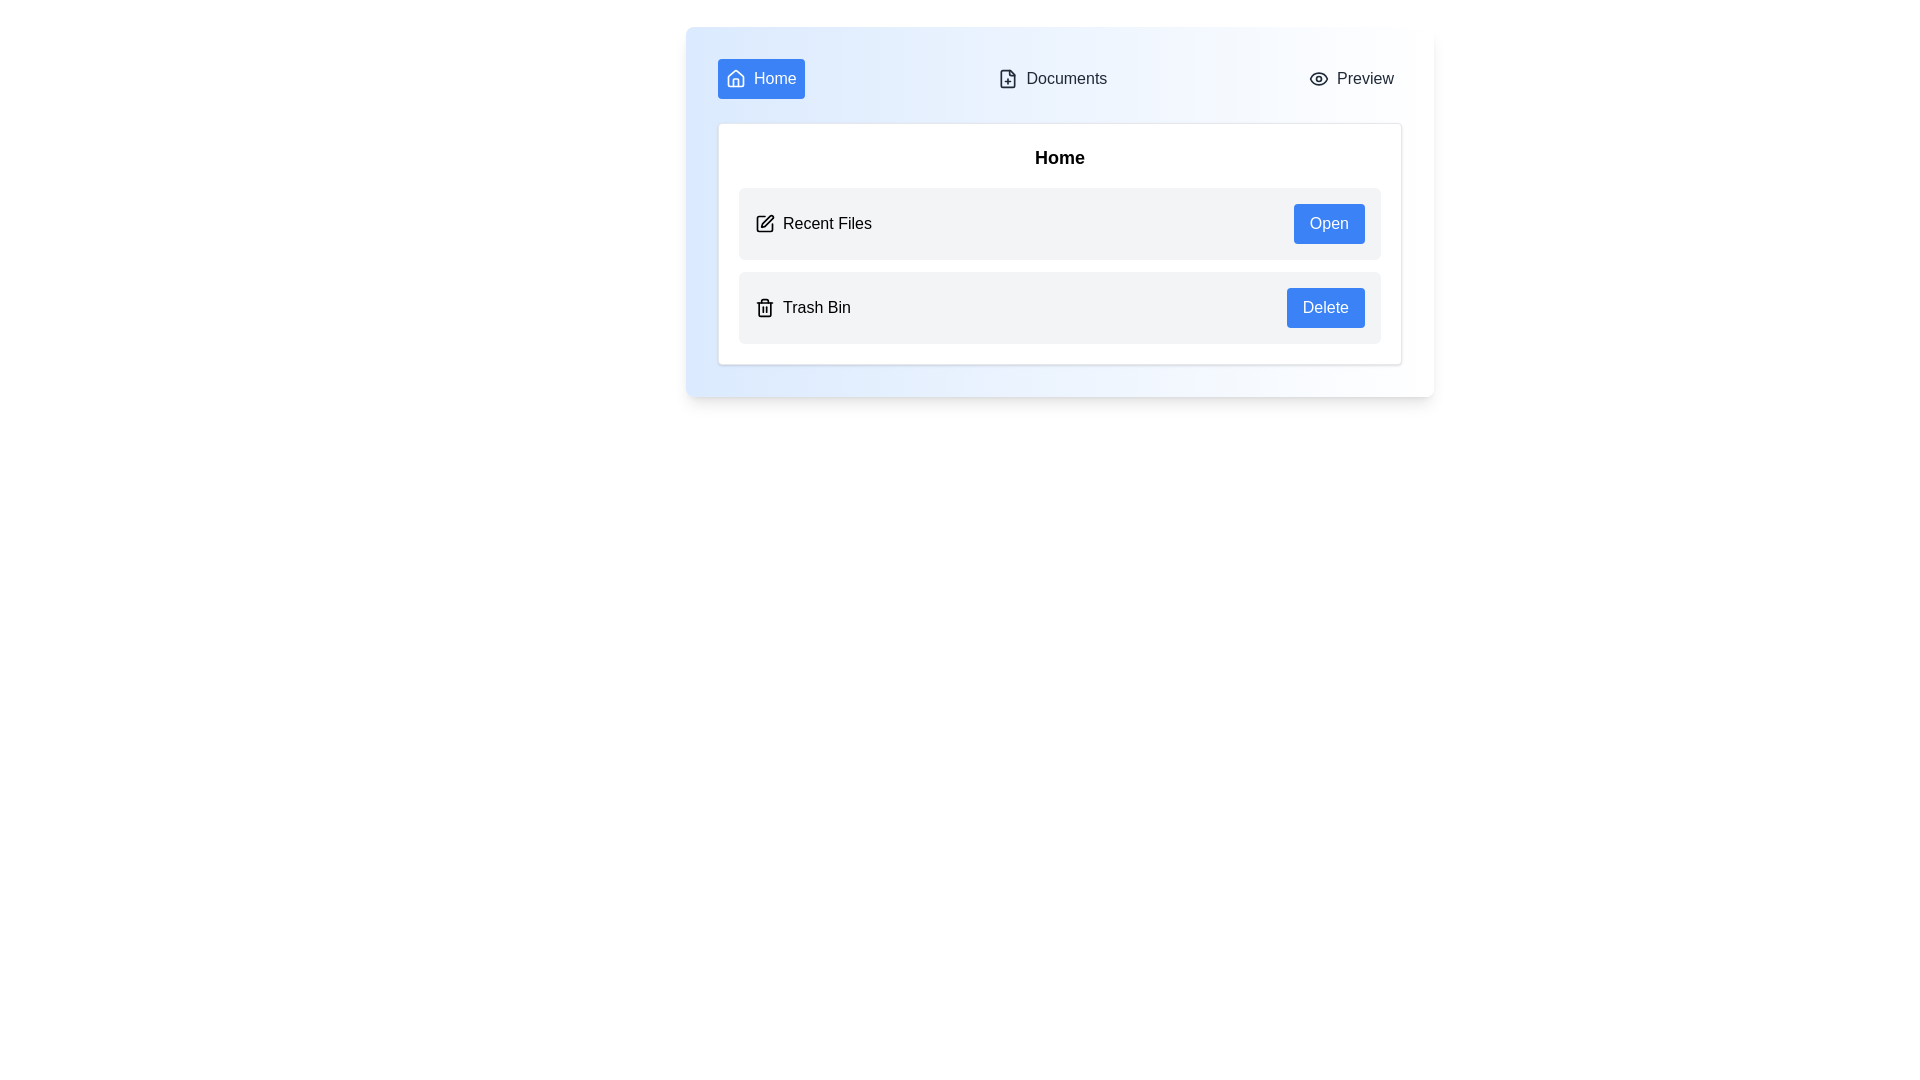 The image size is (1920, 1080). Describe the element at coordinates (1329, 223) in the screenshot. I see `the button located in the top row of the 'Recent Files' section` at that location.